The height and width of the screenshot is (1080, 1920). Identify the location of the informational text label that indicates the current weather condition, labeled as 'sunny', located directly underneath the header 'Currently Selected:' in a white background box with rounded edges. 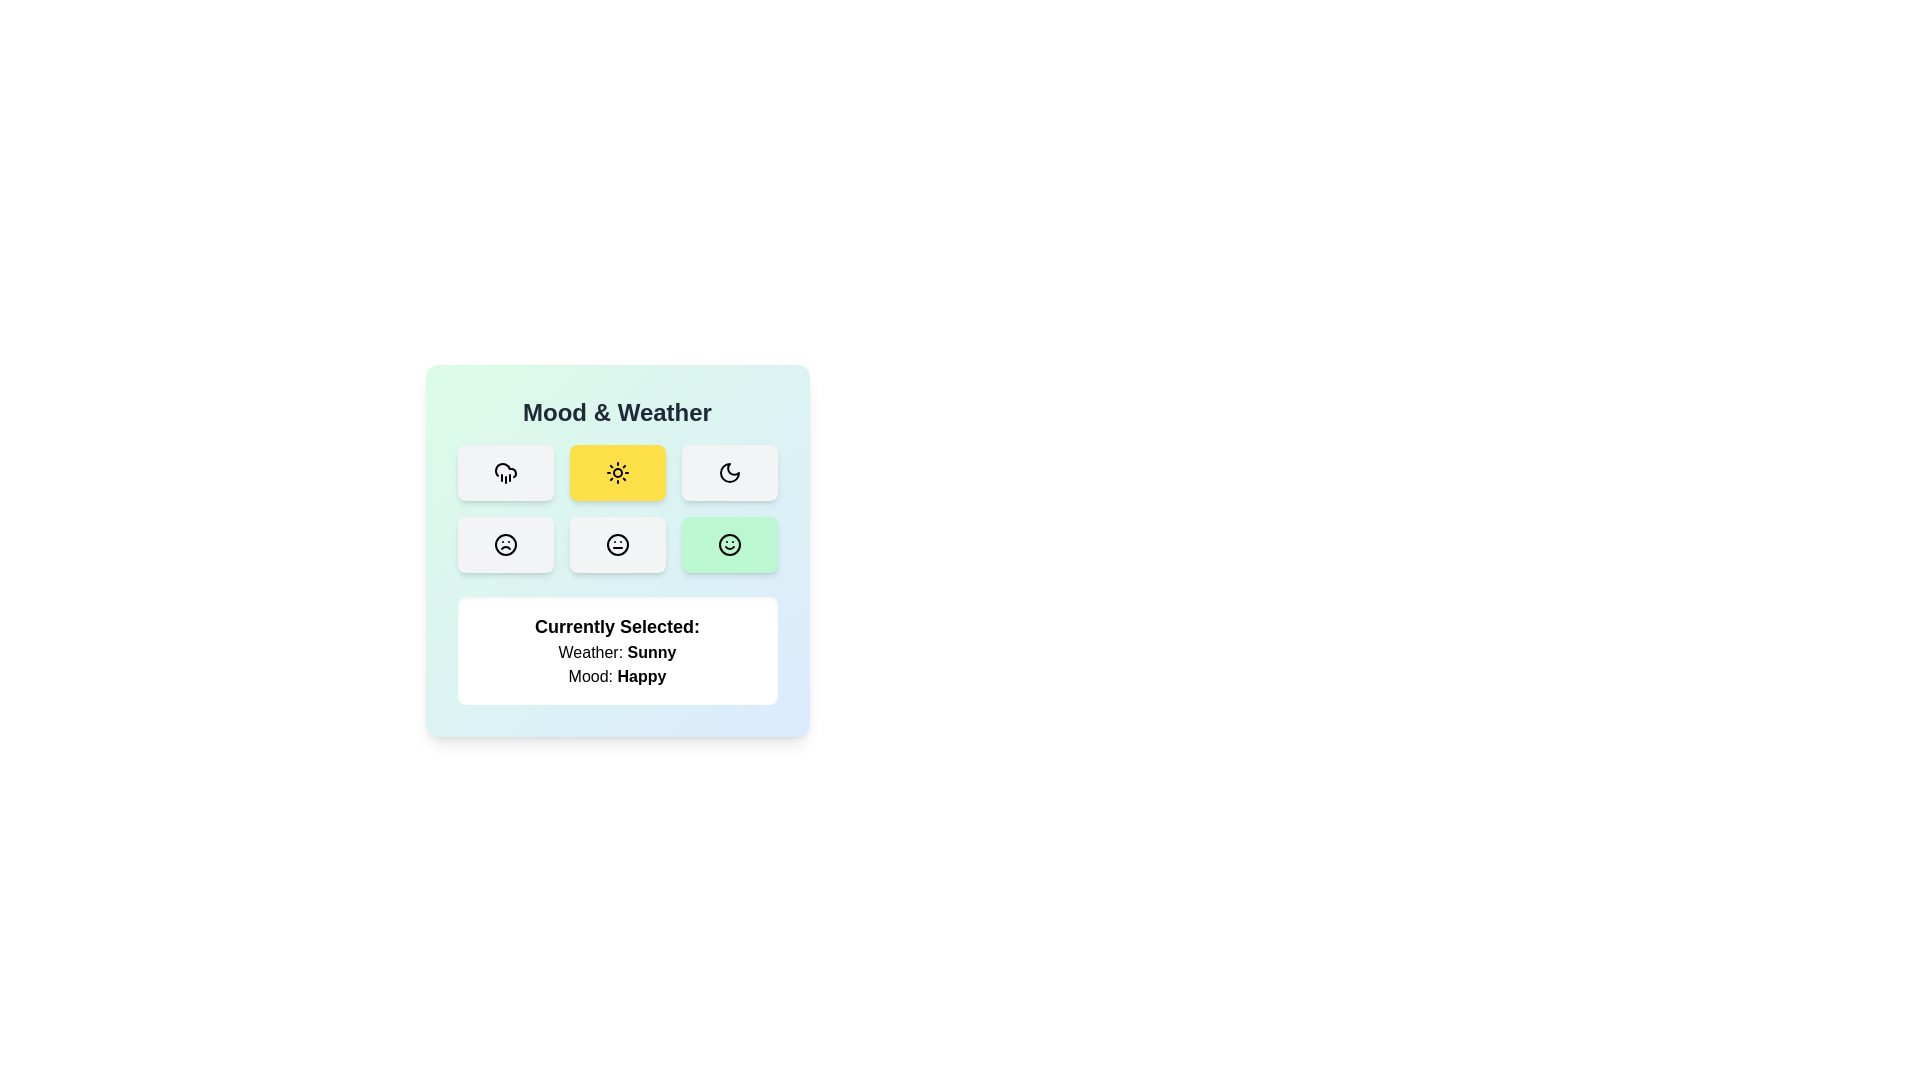
(616, 652).